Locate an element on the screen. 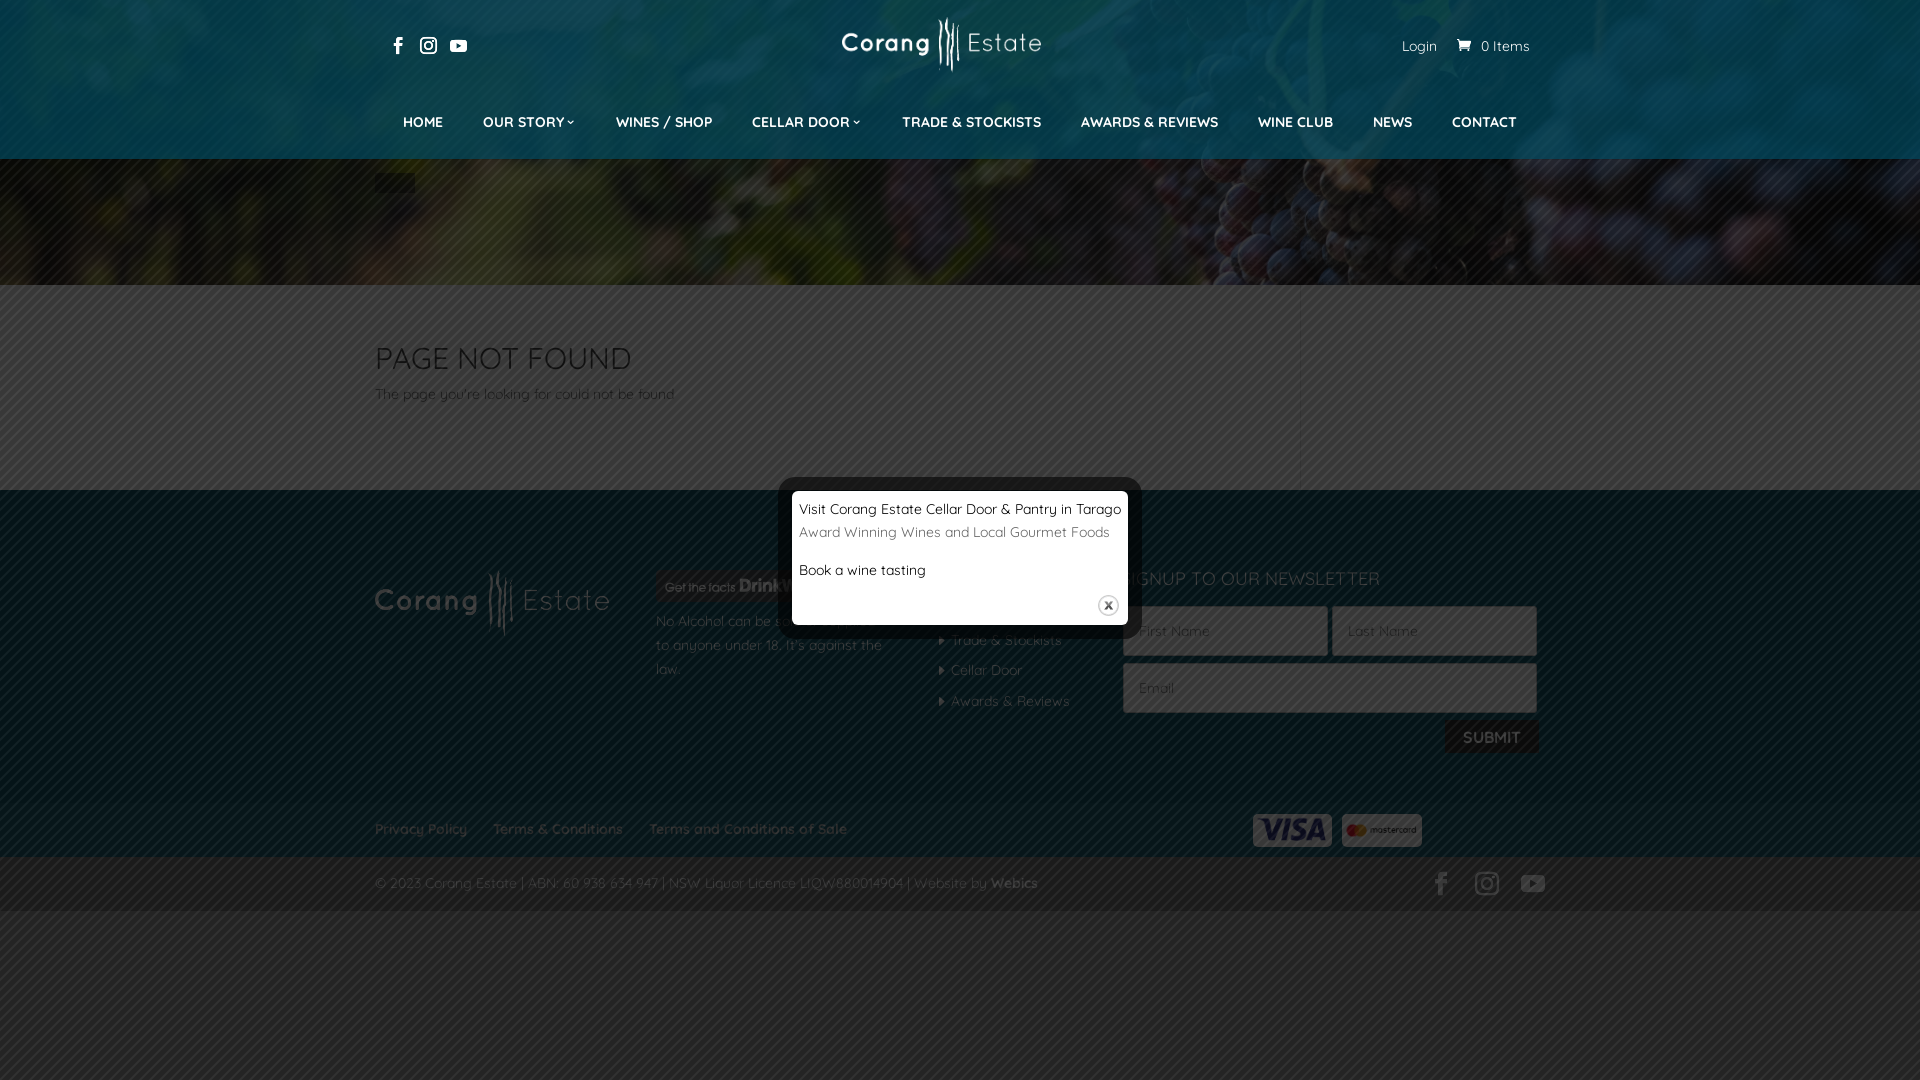  'OUR STORY' is located at coordinates (529, 122).